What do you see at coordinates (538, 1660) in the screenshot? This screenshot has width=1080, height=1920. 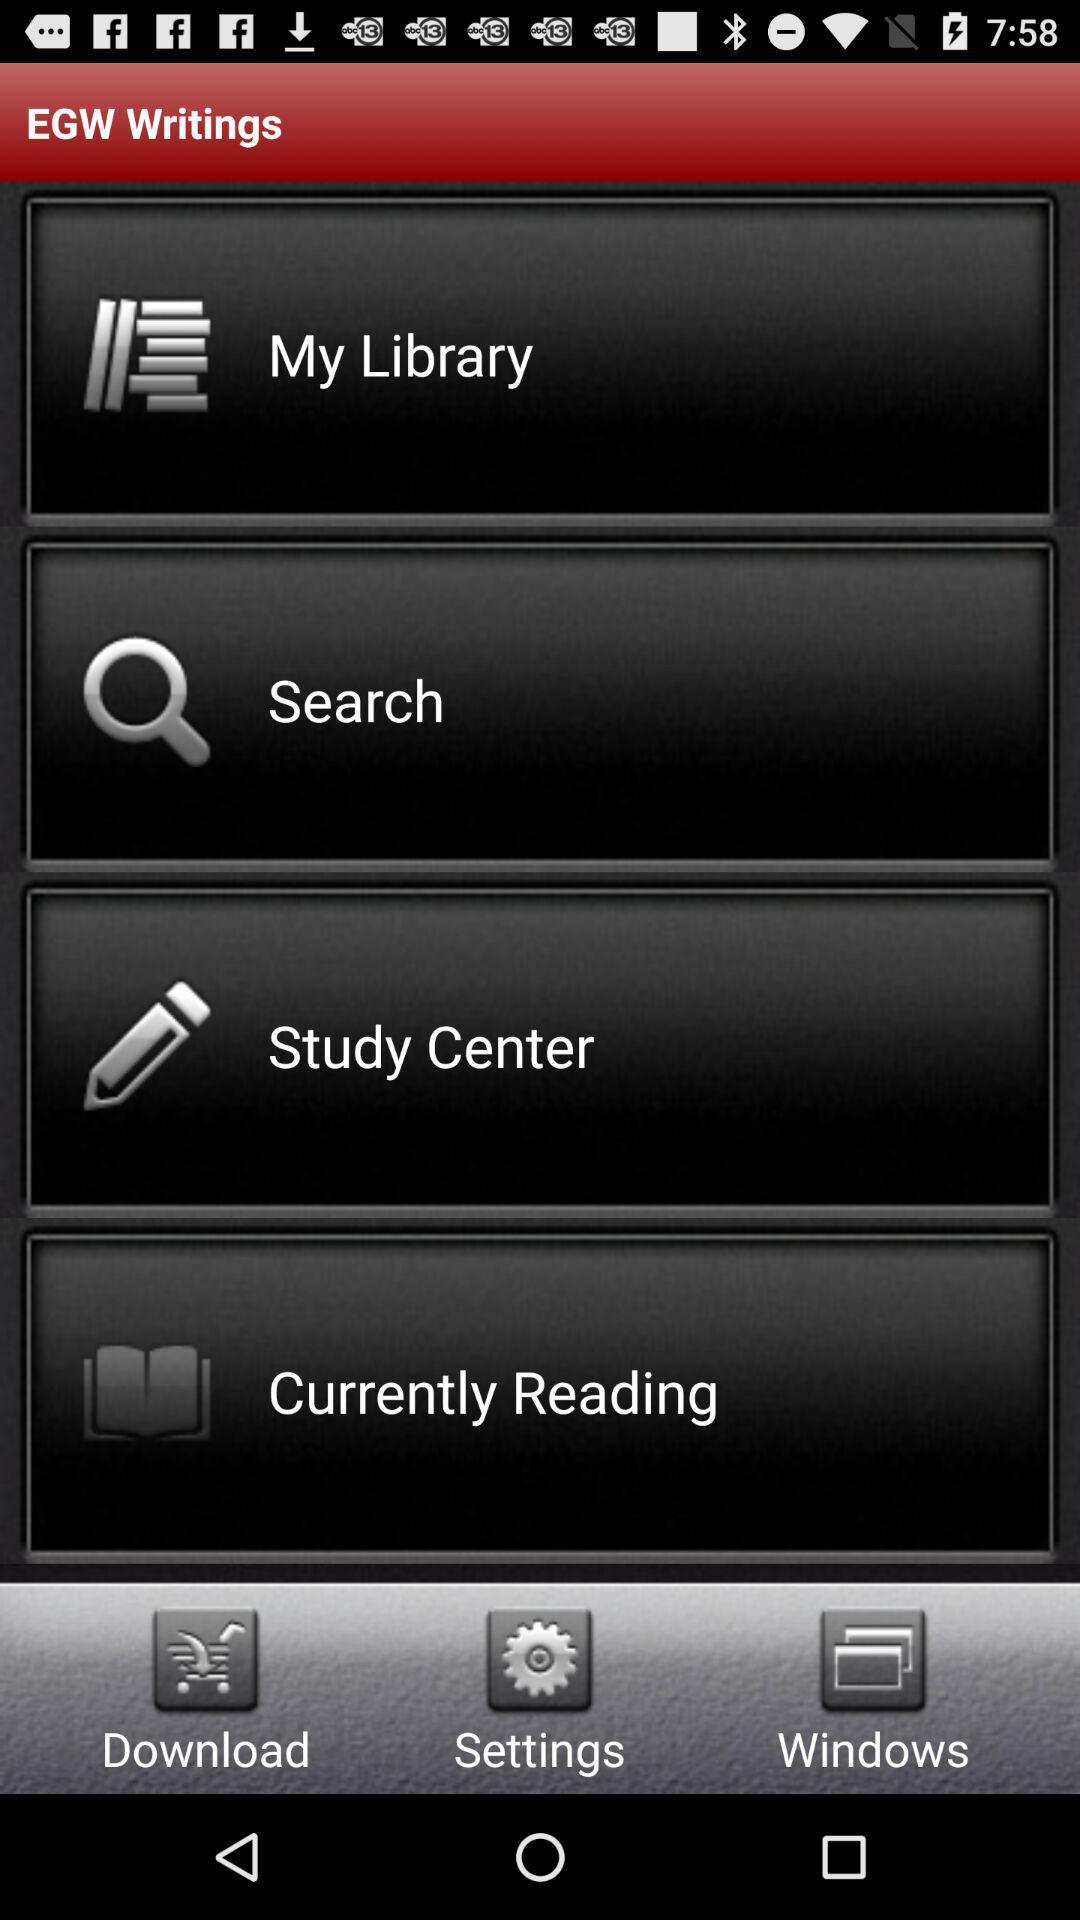 I see `icon next to windows app` at bounding box center [538, 1660].